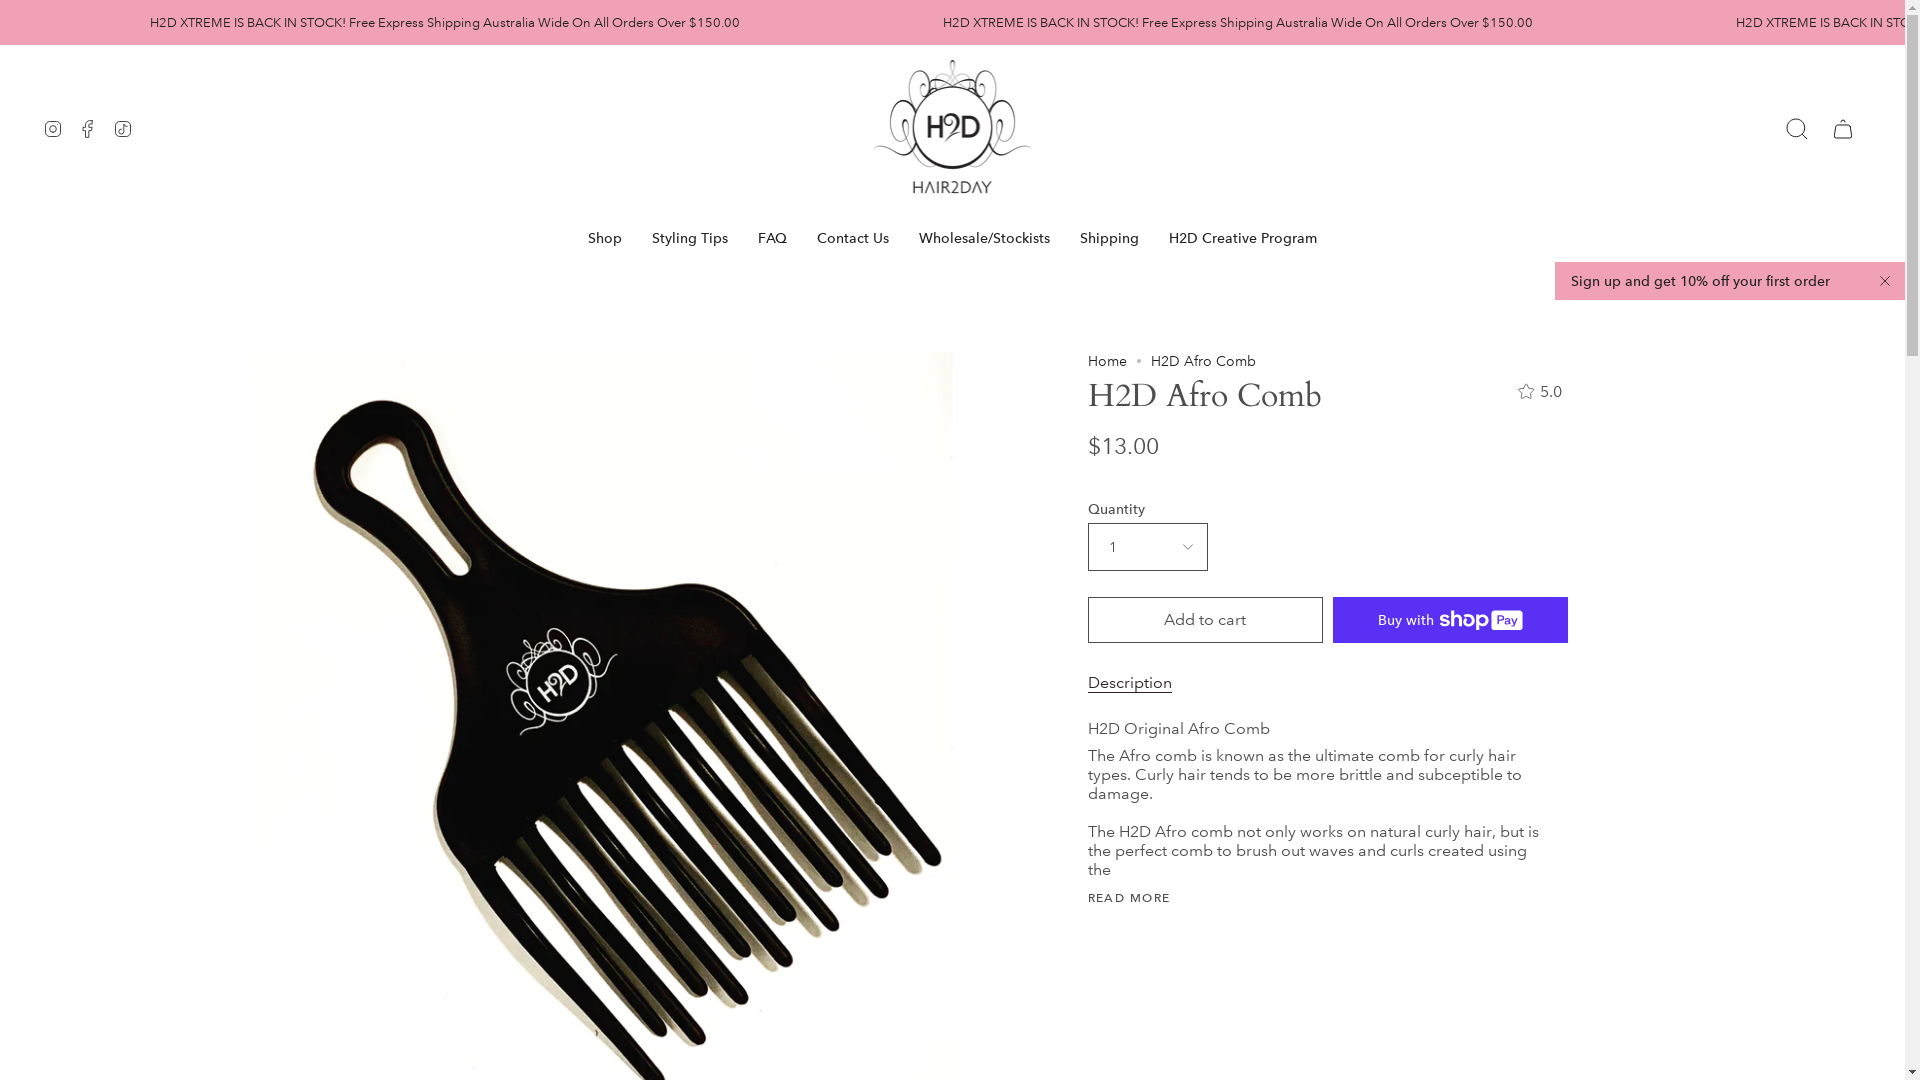  What do you see at coordinates (853, 237) in the screenshot?
I see `'Contact Us'` at bounding box center [853, 237].